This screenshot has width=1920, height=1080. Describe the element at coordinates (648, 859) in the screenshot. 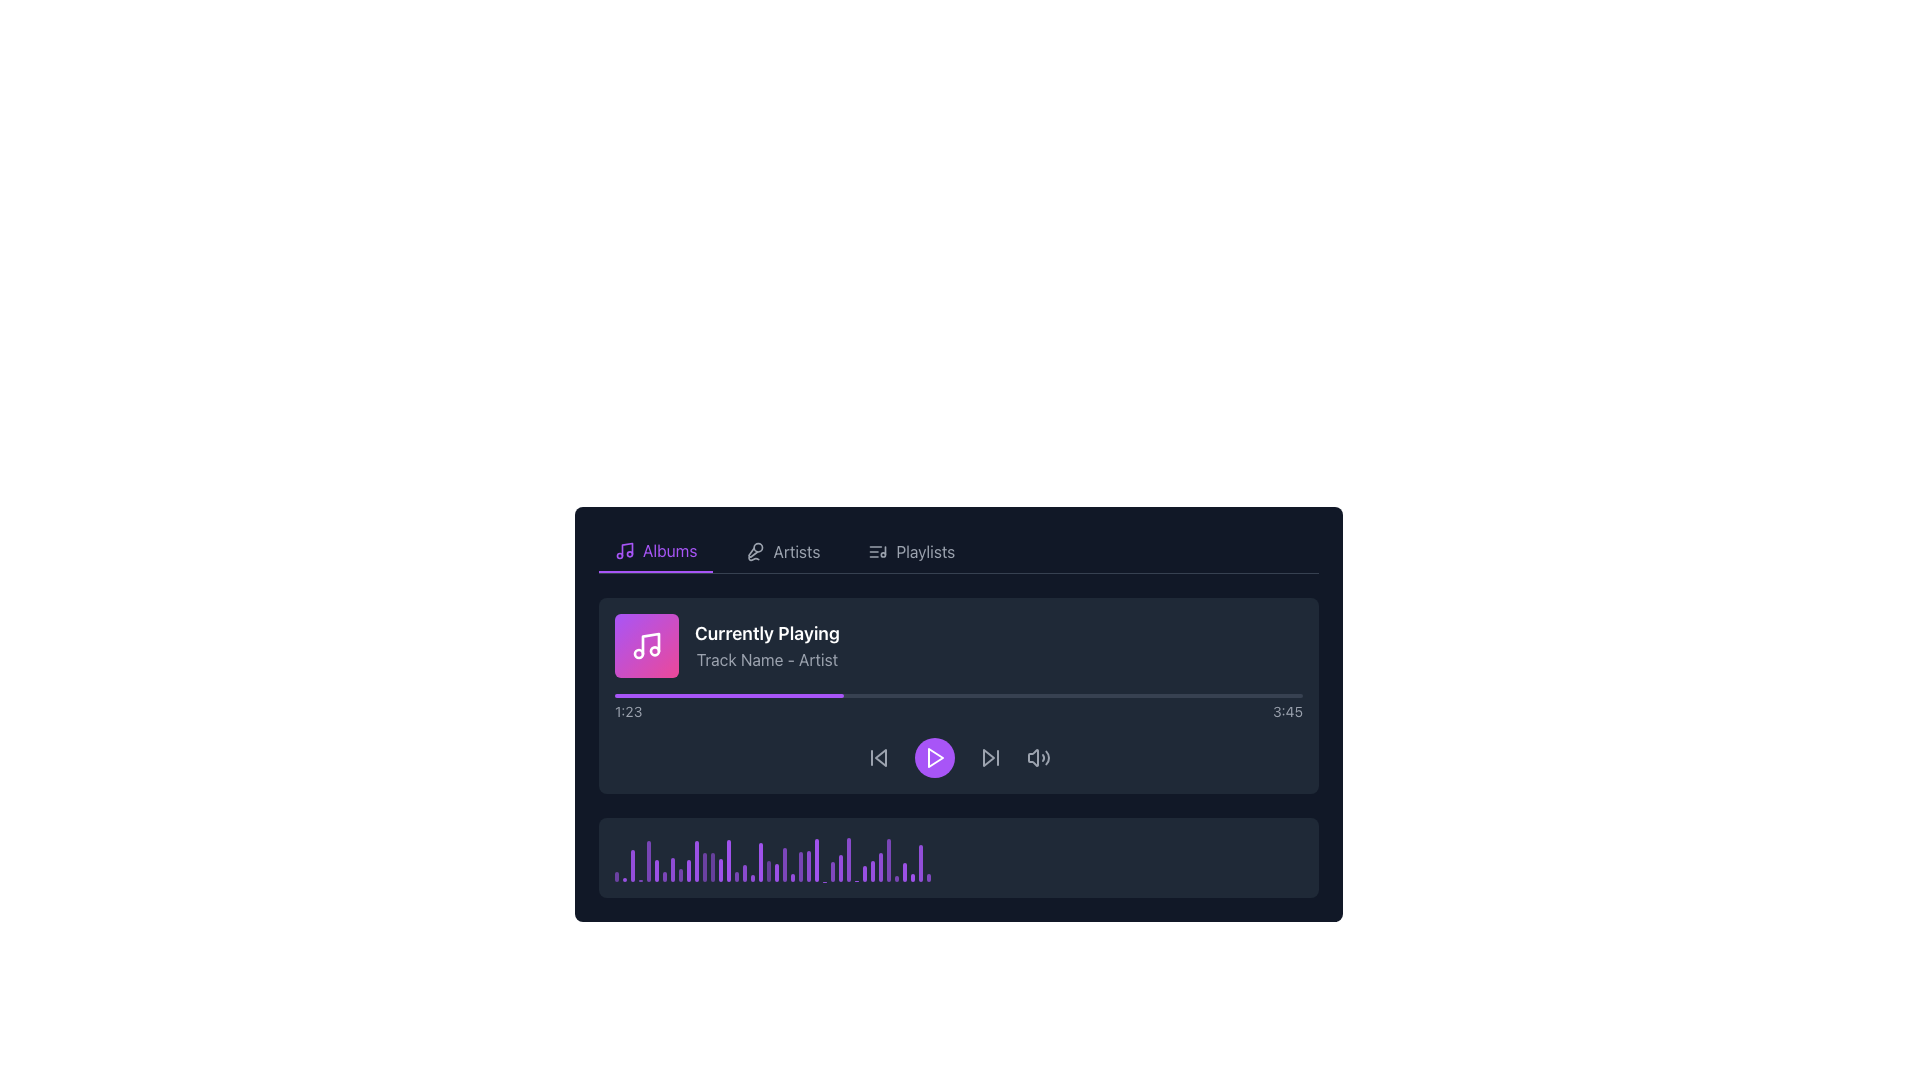

I see `the purple vertical bar in the histogram component, which has rounded ends and is part of a collection of similar bars representing audio data` at that location.